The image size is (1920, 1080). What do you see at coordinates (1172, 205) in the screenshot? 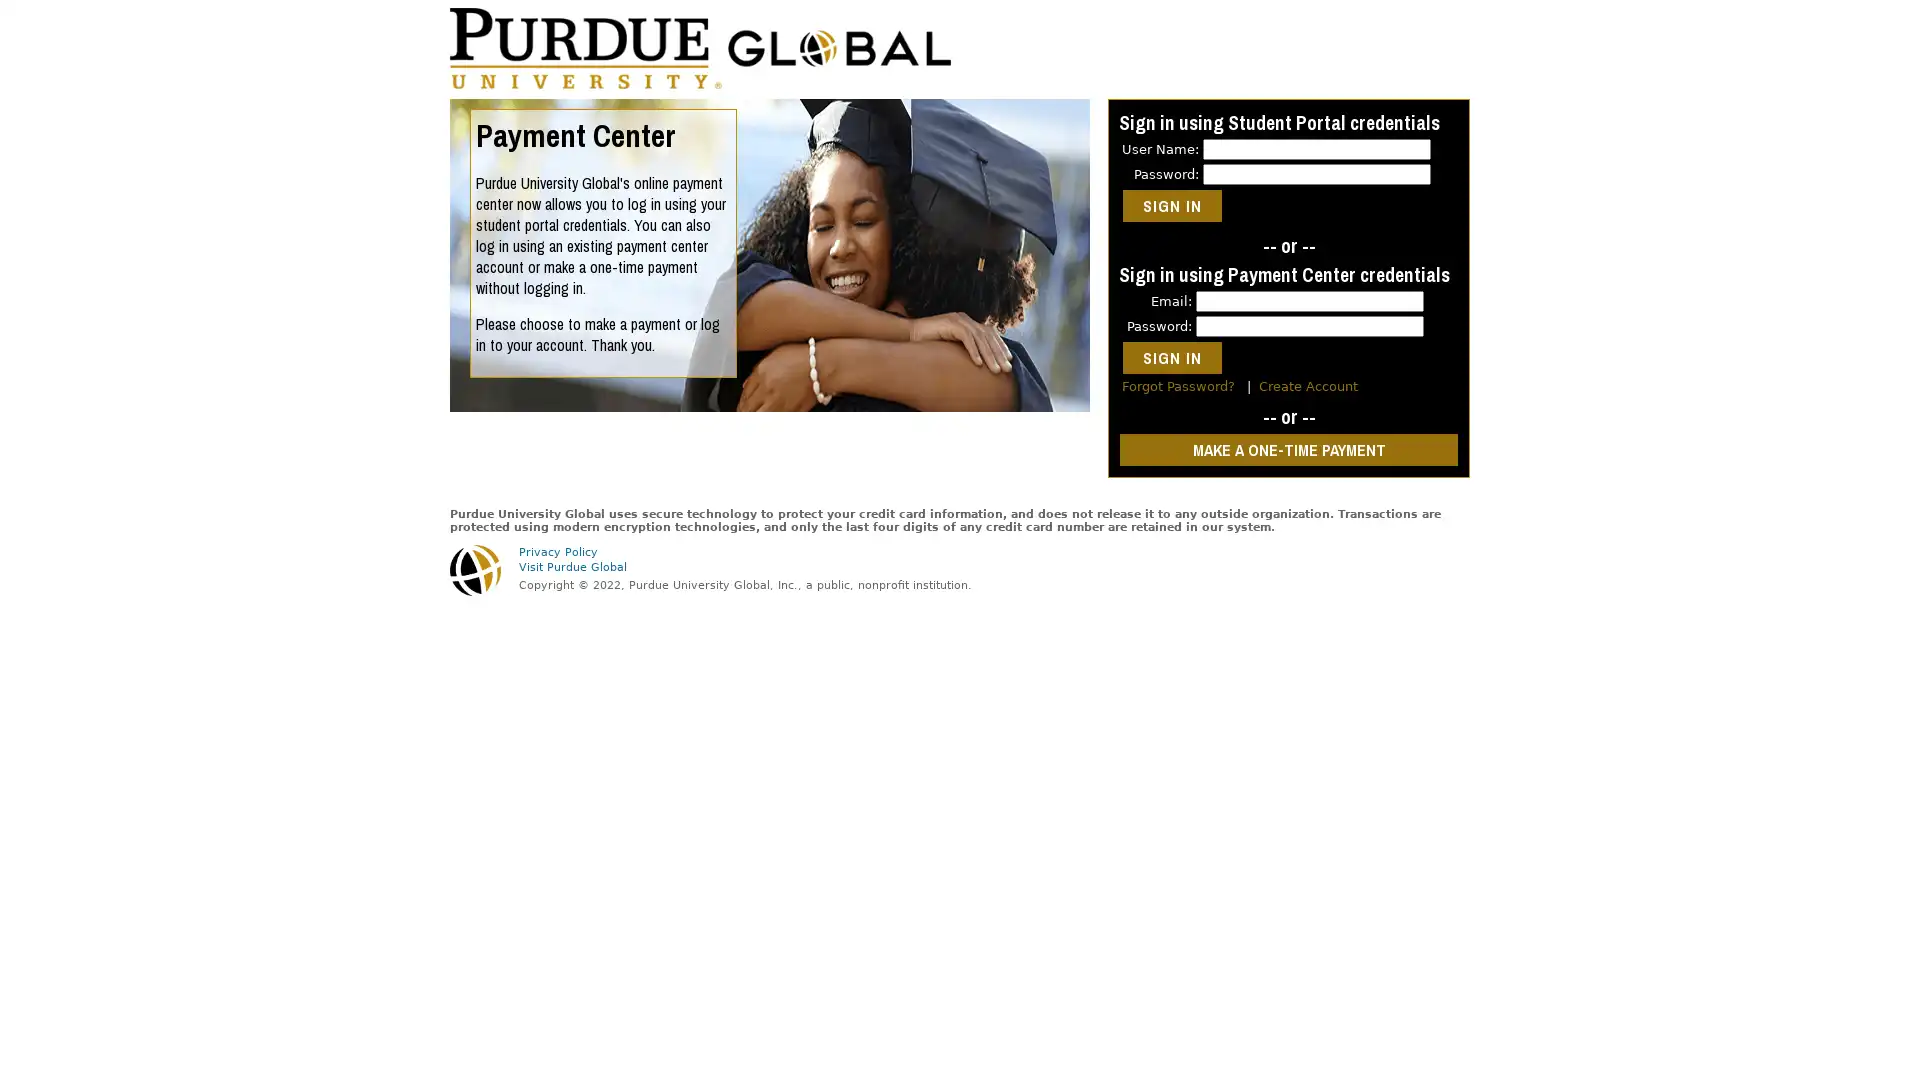
I see `Sign In` at bounding box center [1172, 205].